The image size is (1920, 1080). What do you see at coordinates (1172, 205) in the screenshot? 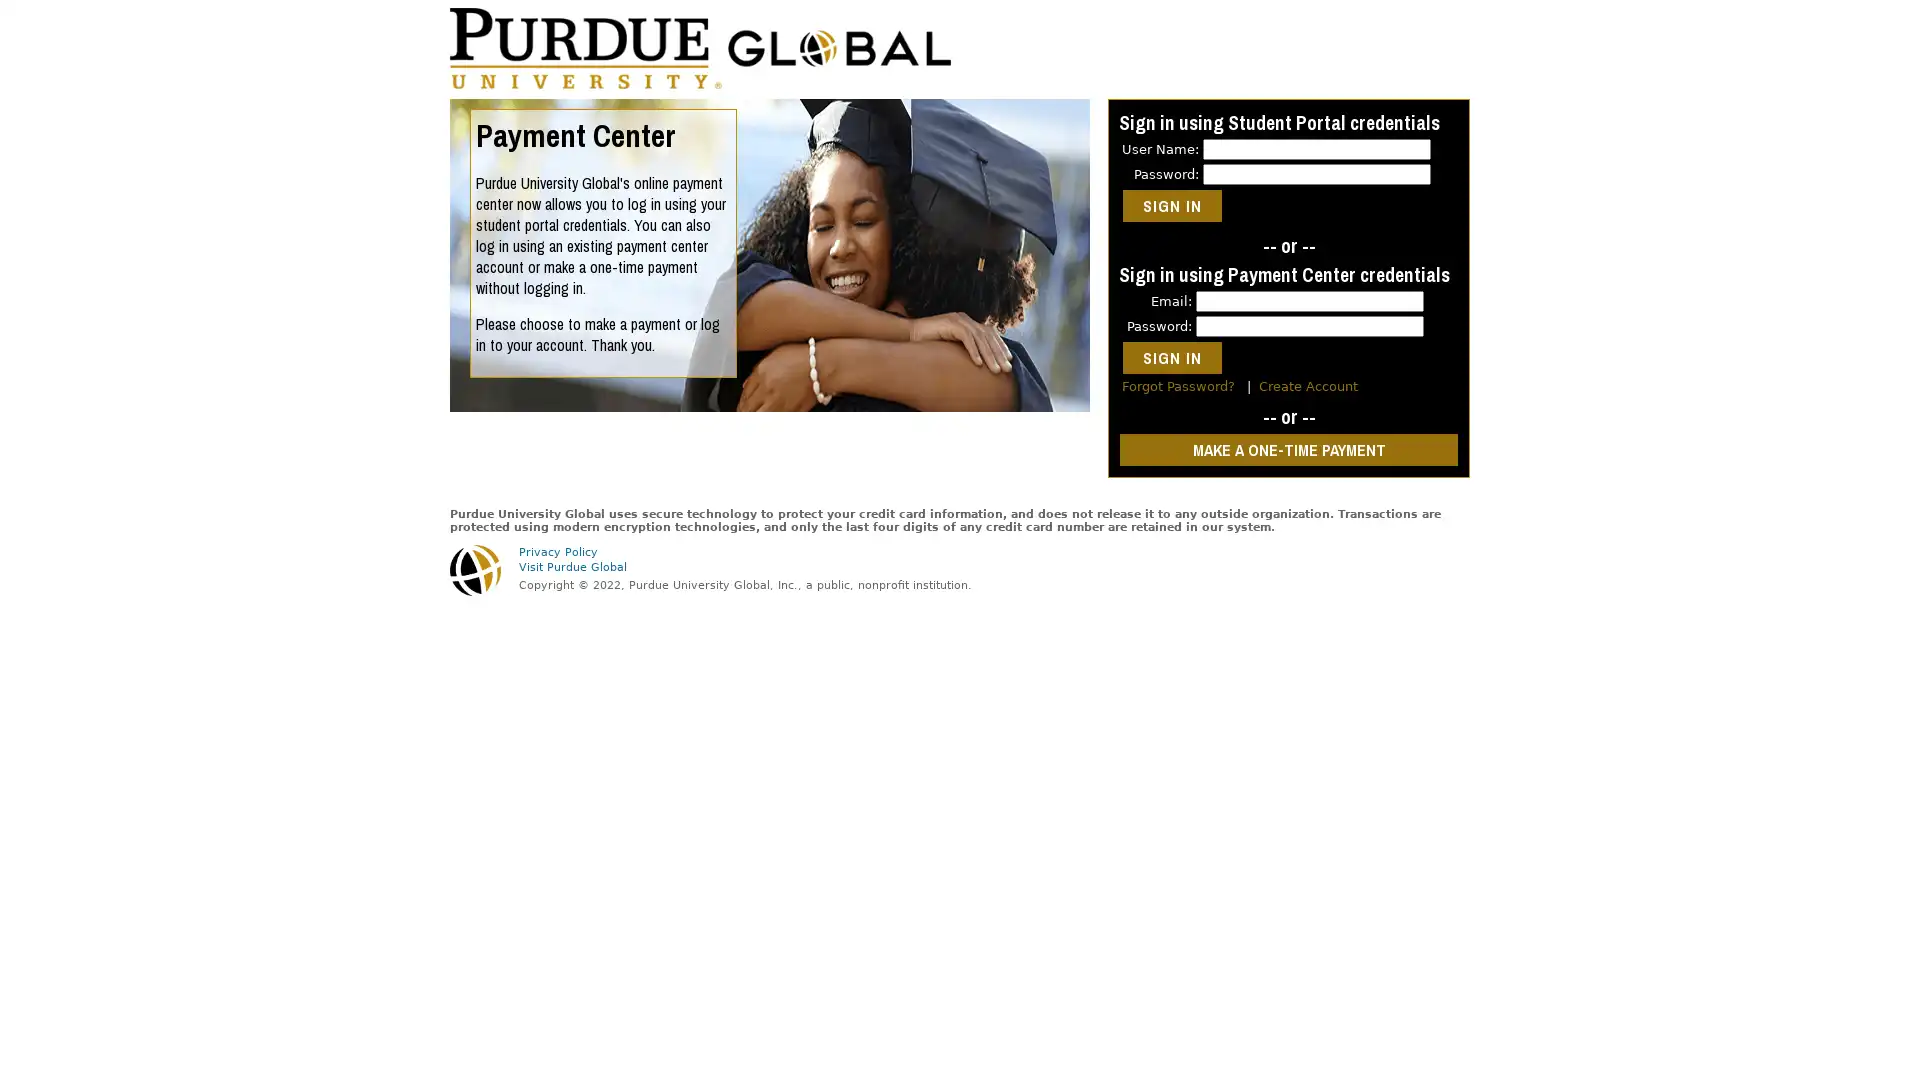
I see `Sign In` at bounding box center [1172, 205].